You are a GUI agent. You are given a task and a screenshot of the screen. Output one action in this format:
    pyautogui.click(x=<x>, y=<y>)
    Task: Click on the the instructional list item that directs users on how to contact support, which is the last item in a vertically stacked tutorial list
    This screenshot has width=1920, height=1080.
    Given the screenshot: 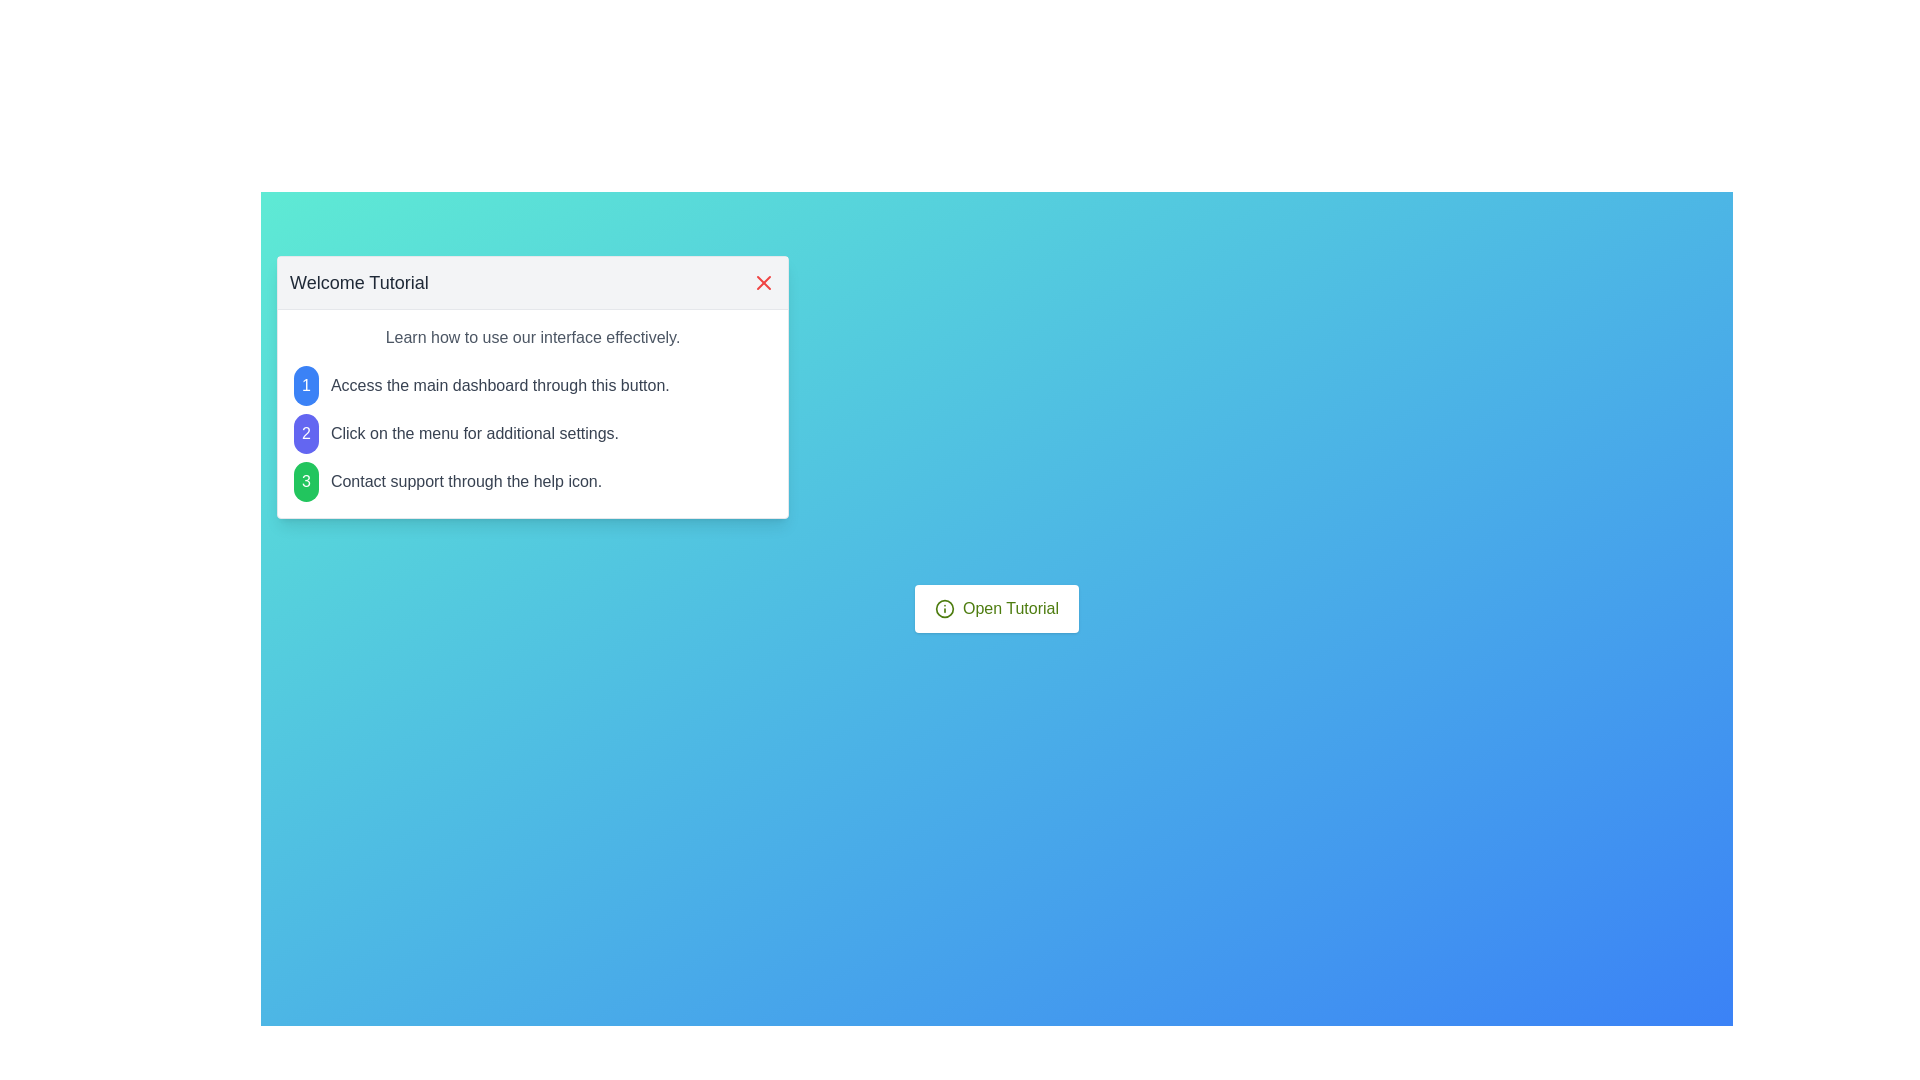 What is the action you would take?
    pyautogui.click(x=532, y=482)
    